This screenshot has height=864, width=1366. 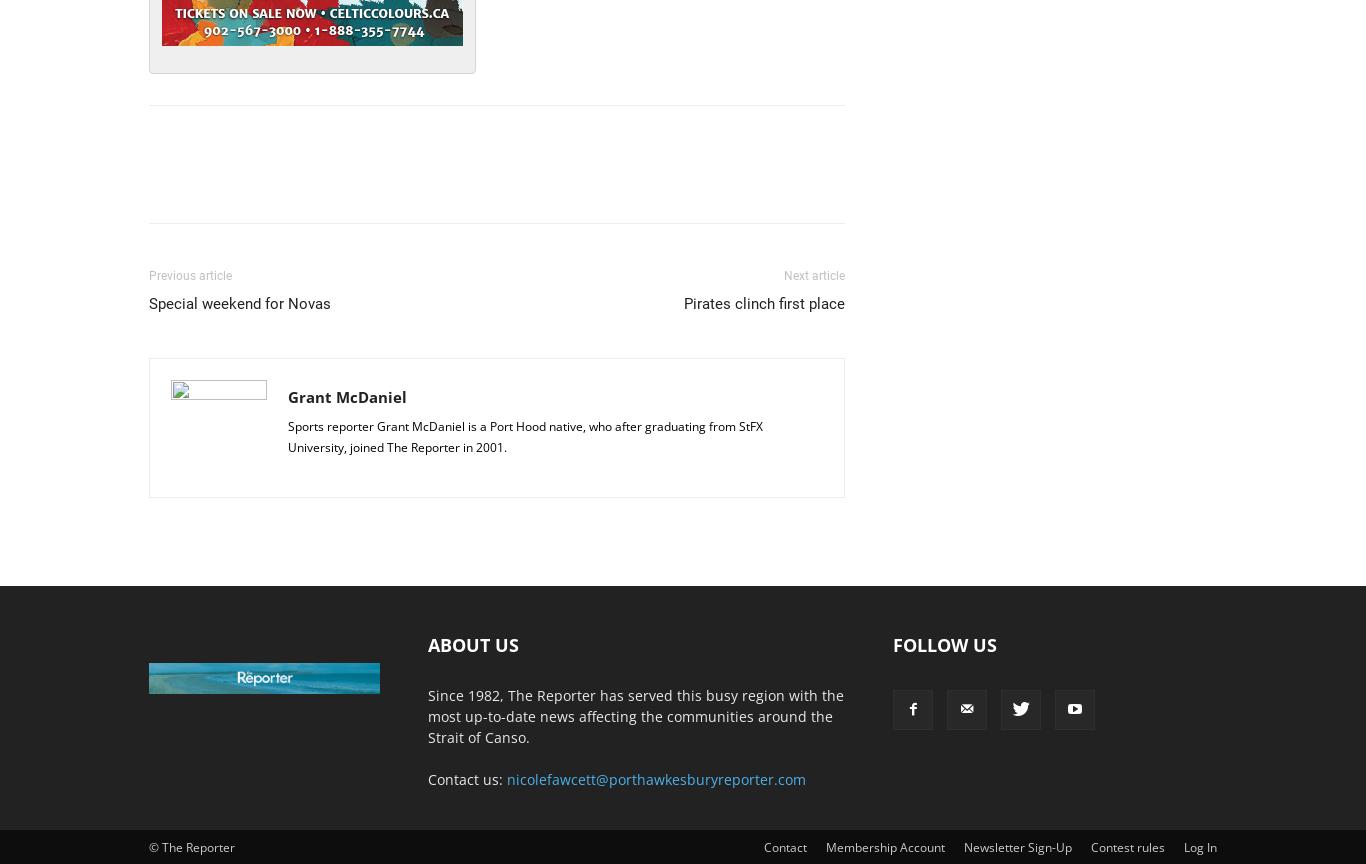 I want to click on 'Pirates clinch first place', so click(x=764, y=303).